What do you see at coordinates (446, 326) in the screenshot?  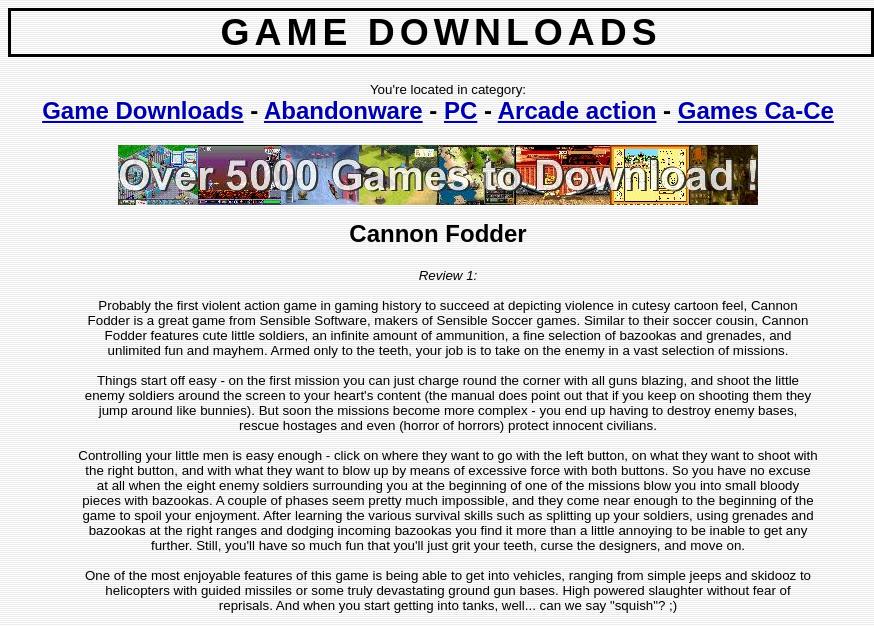 I see `'Probably the first violent action game in gaming history to succeed at depicting violence in cutesy cartoon feel, Cannon Fodder is a great game from Sensible Software, makers of Sensible Soccer games. Similar to their soccer cousin, Cannon Fodder features cute little soldiers, an infinite amount of ammunition, a fine selection of bazookas and grenades, and unlimited fun and mayhem. Armed only to the teeth, your job is to take on the enemy in a vast selection of missions.'` at bounding box center [446, 326].